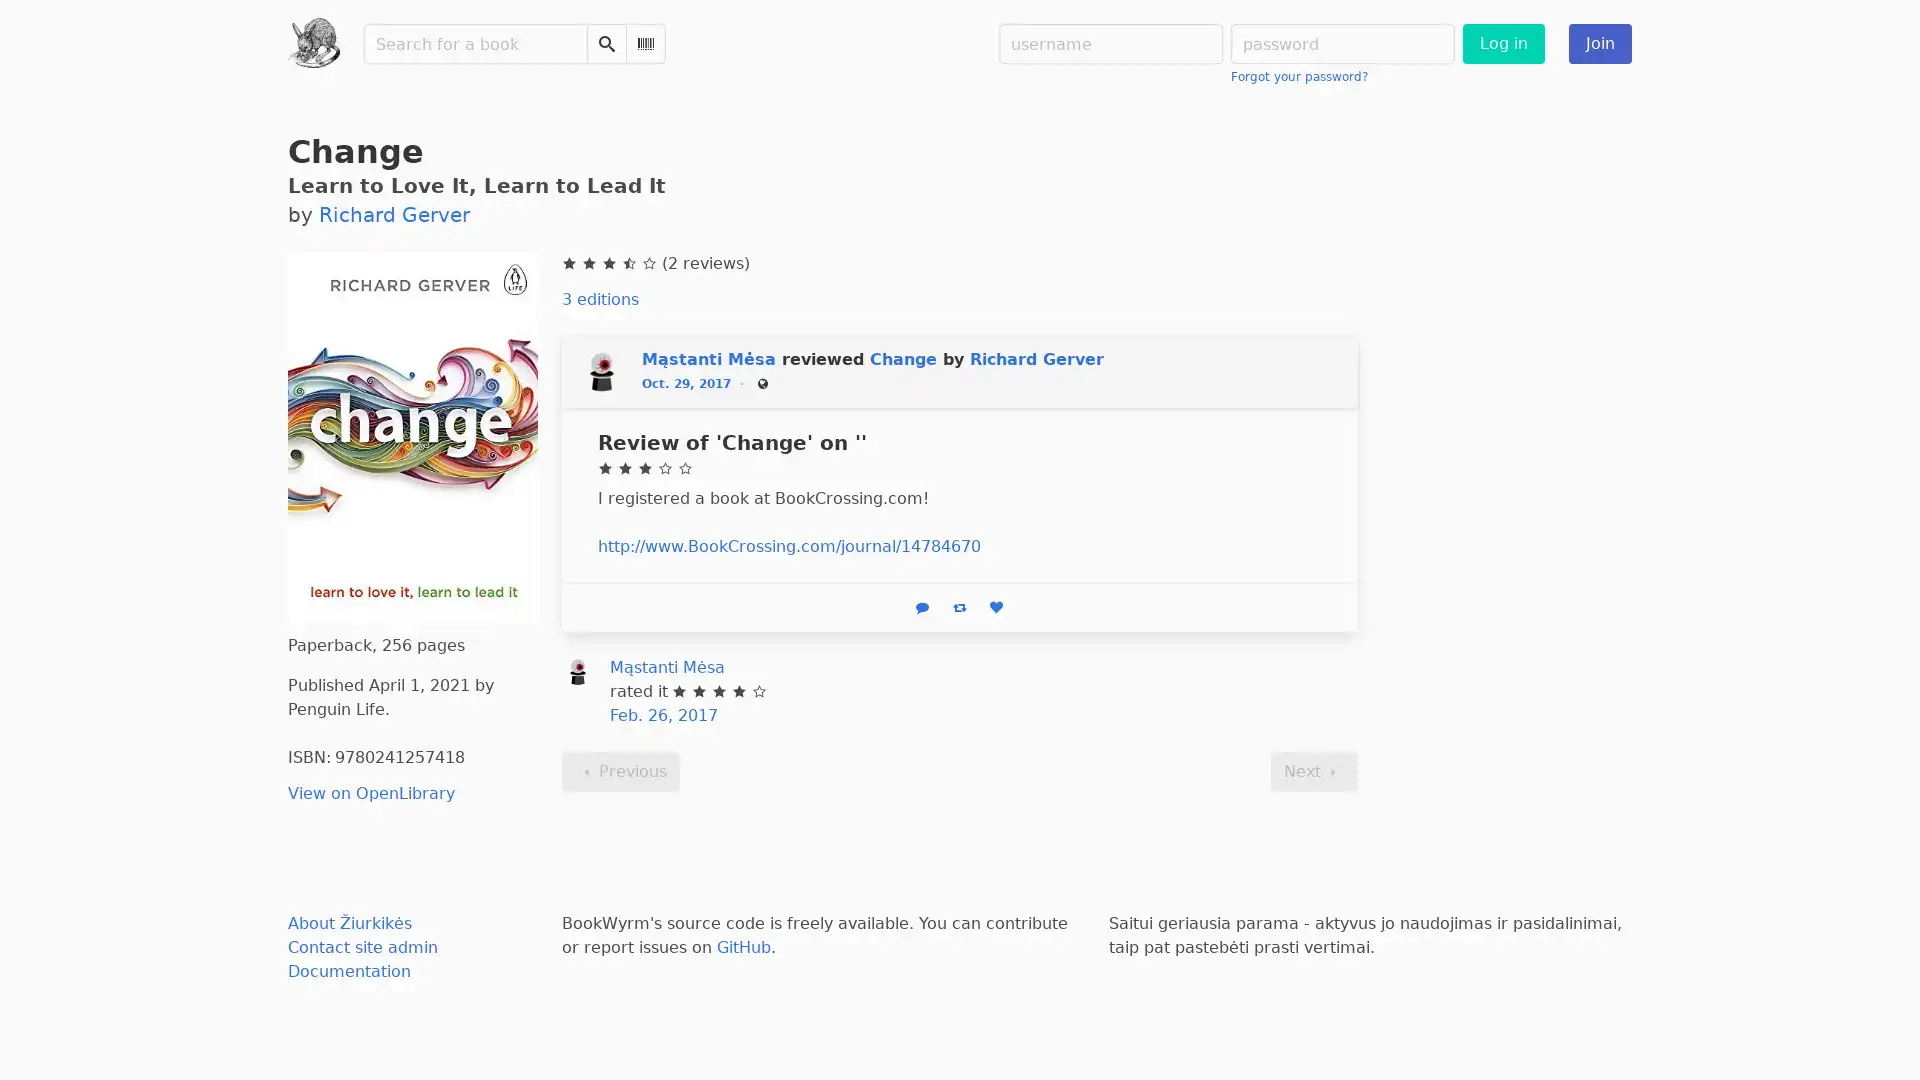 The image size is (1920, 1080). Describe the element at coordinates (1502, 43) in the screenshot. I see `Log in` at that location.